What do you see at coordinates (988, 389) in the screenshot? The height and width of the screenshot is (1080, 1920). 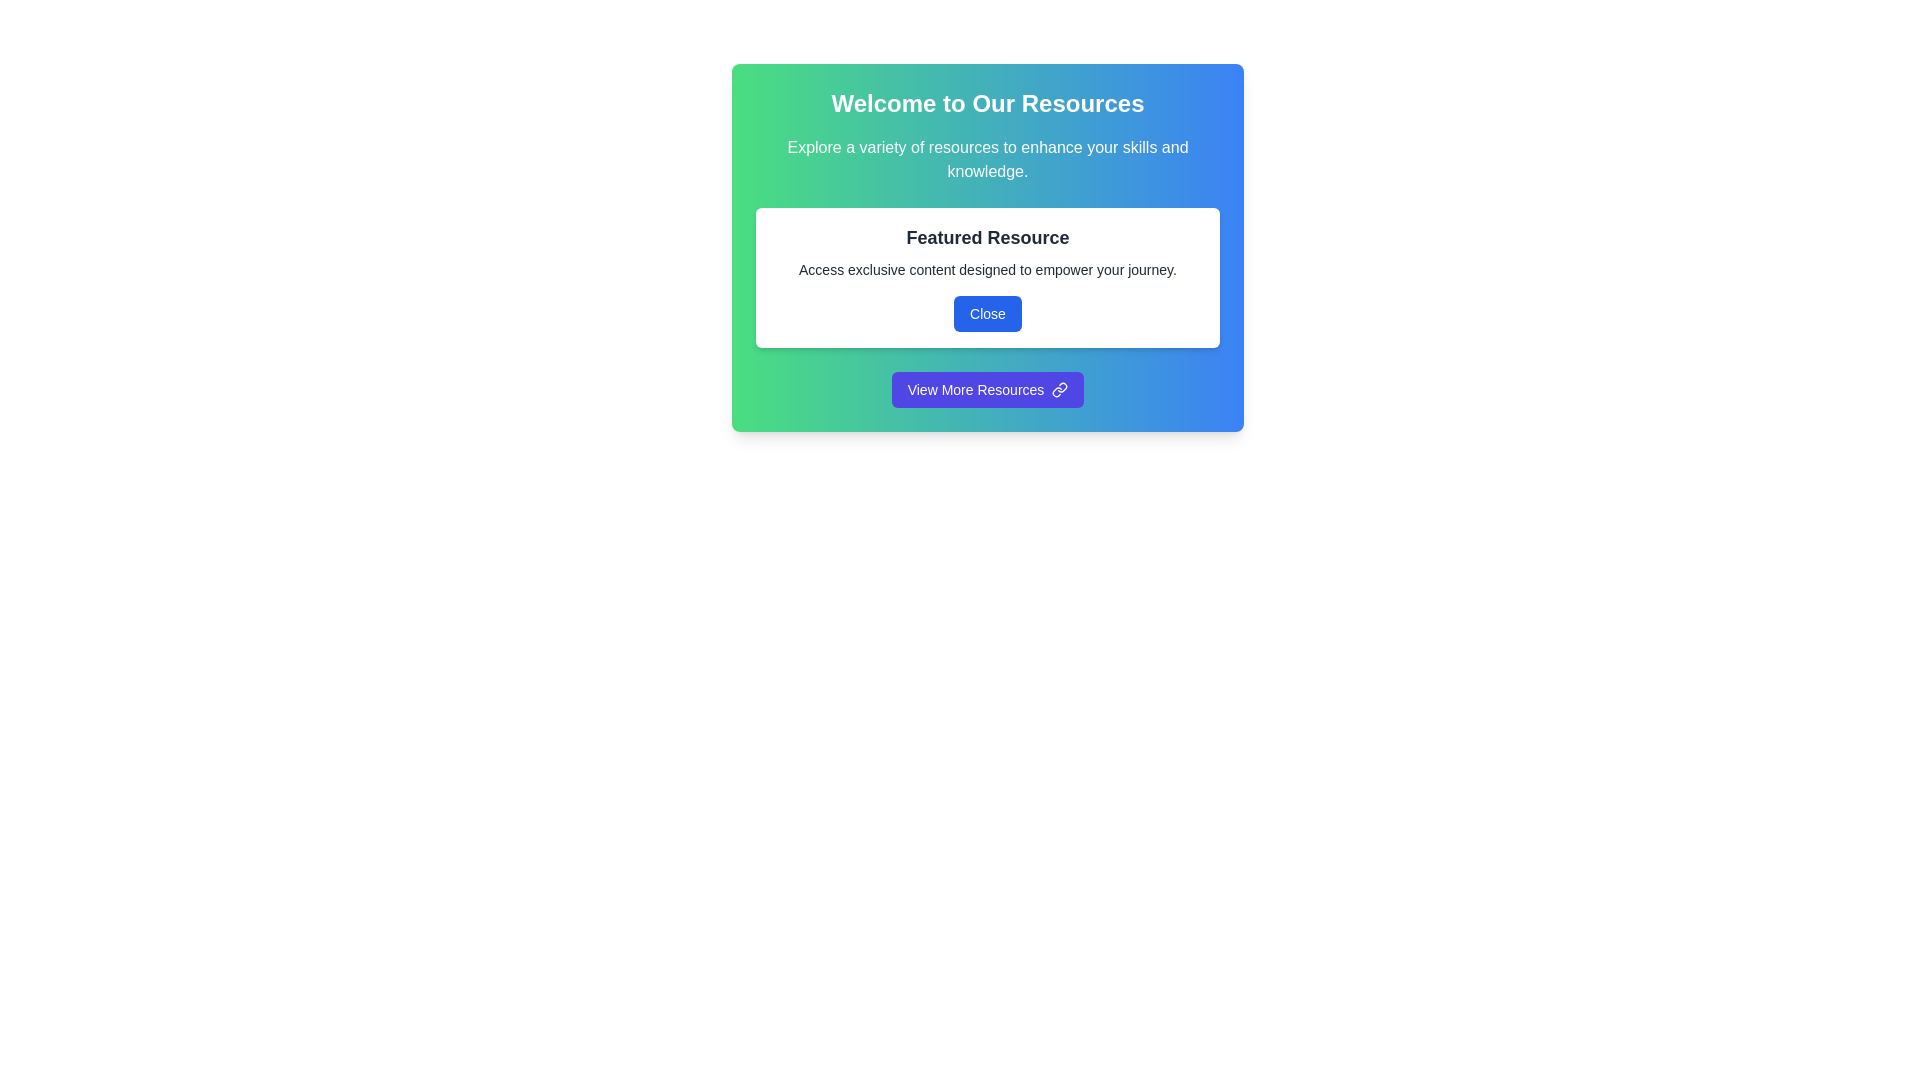 I see `the rectangular 'View More Resources' button with white text on a purple background` at bounding box center [988, 389].